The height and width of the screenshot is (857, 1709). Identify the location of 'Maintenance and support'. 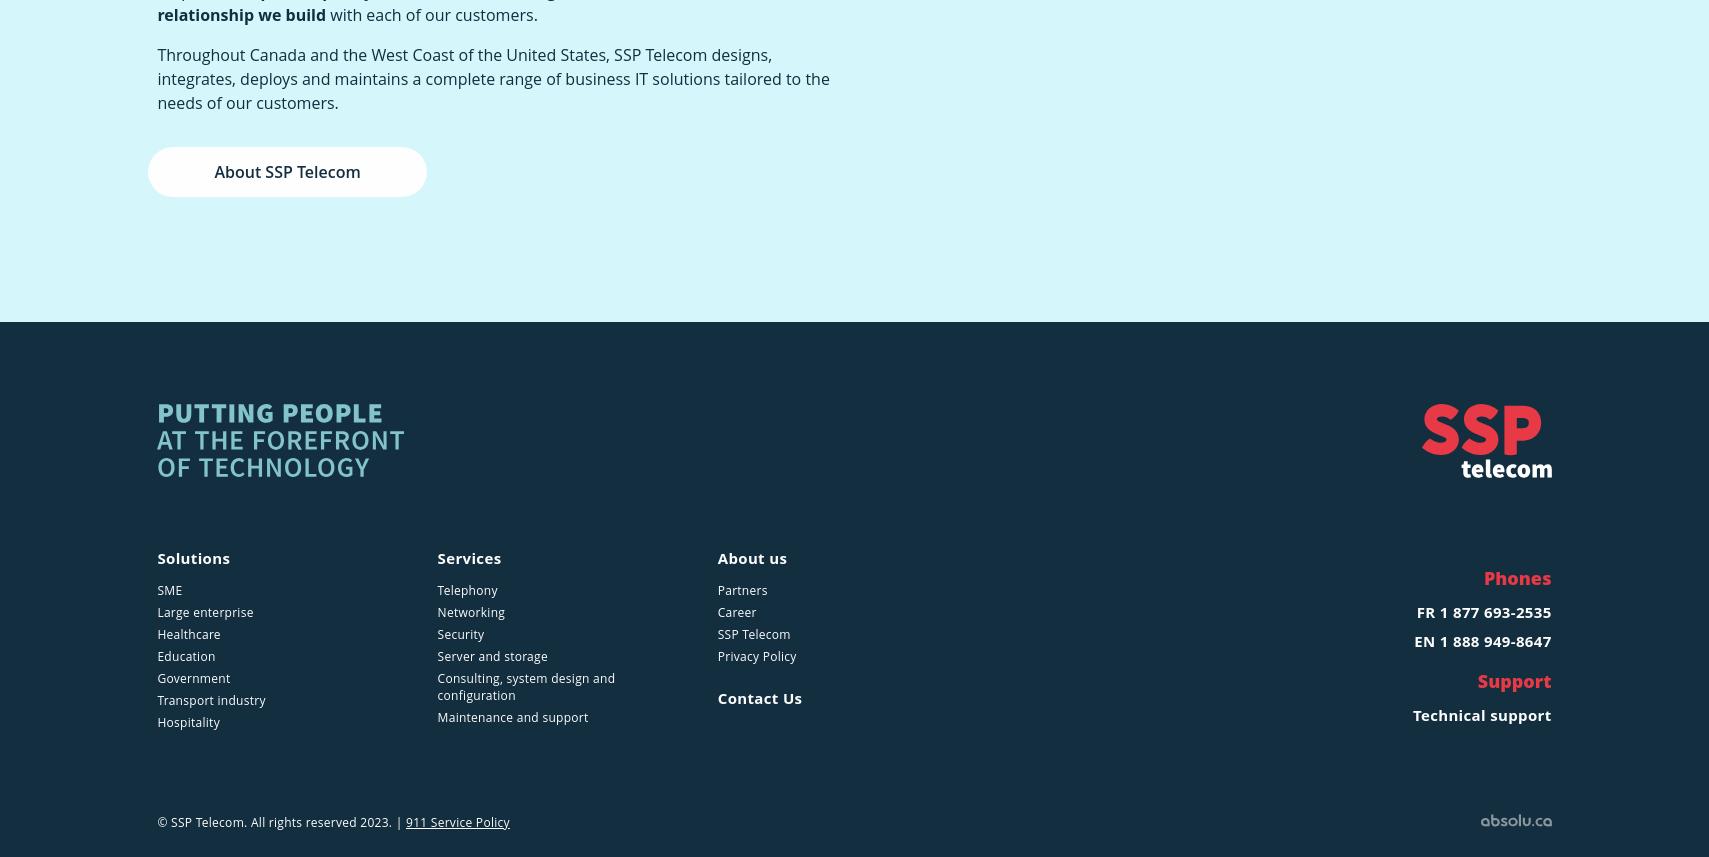
(511, 717).